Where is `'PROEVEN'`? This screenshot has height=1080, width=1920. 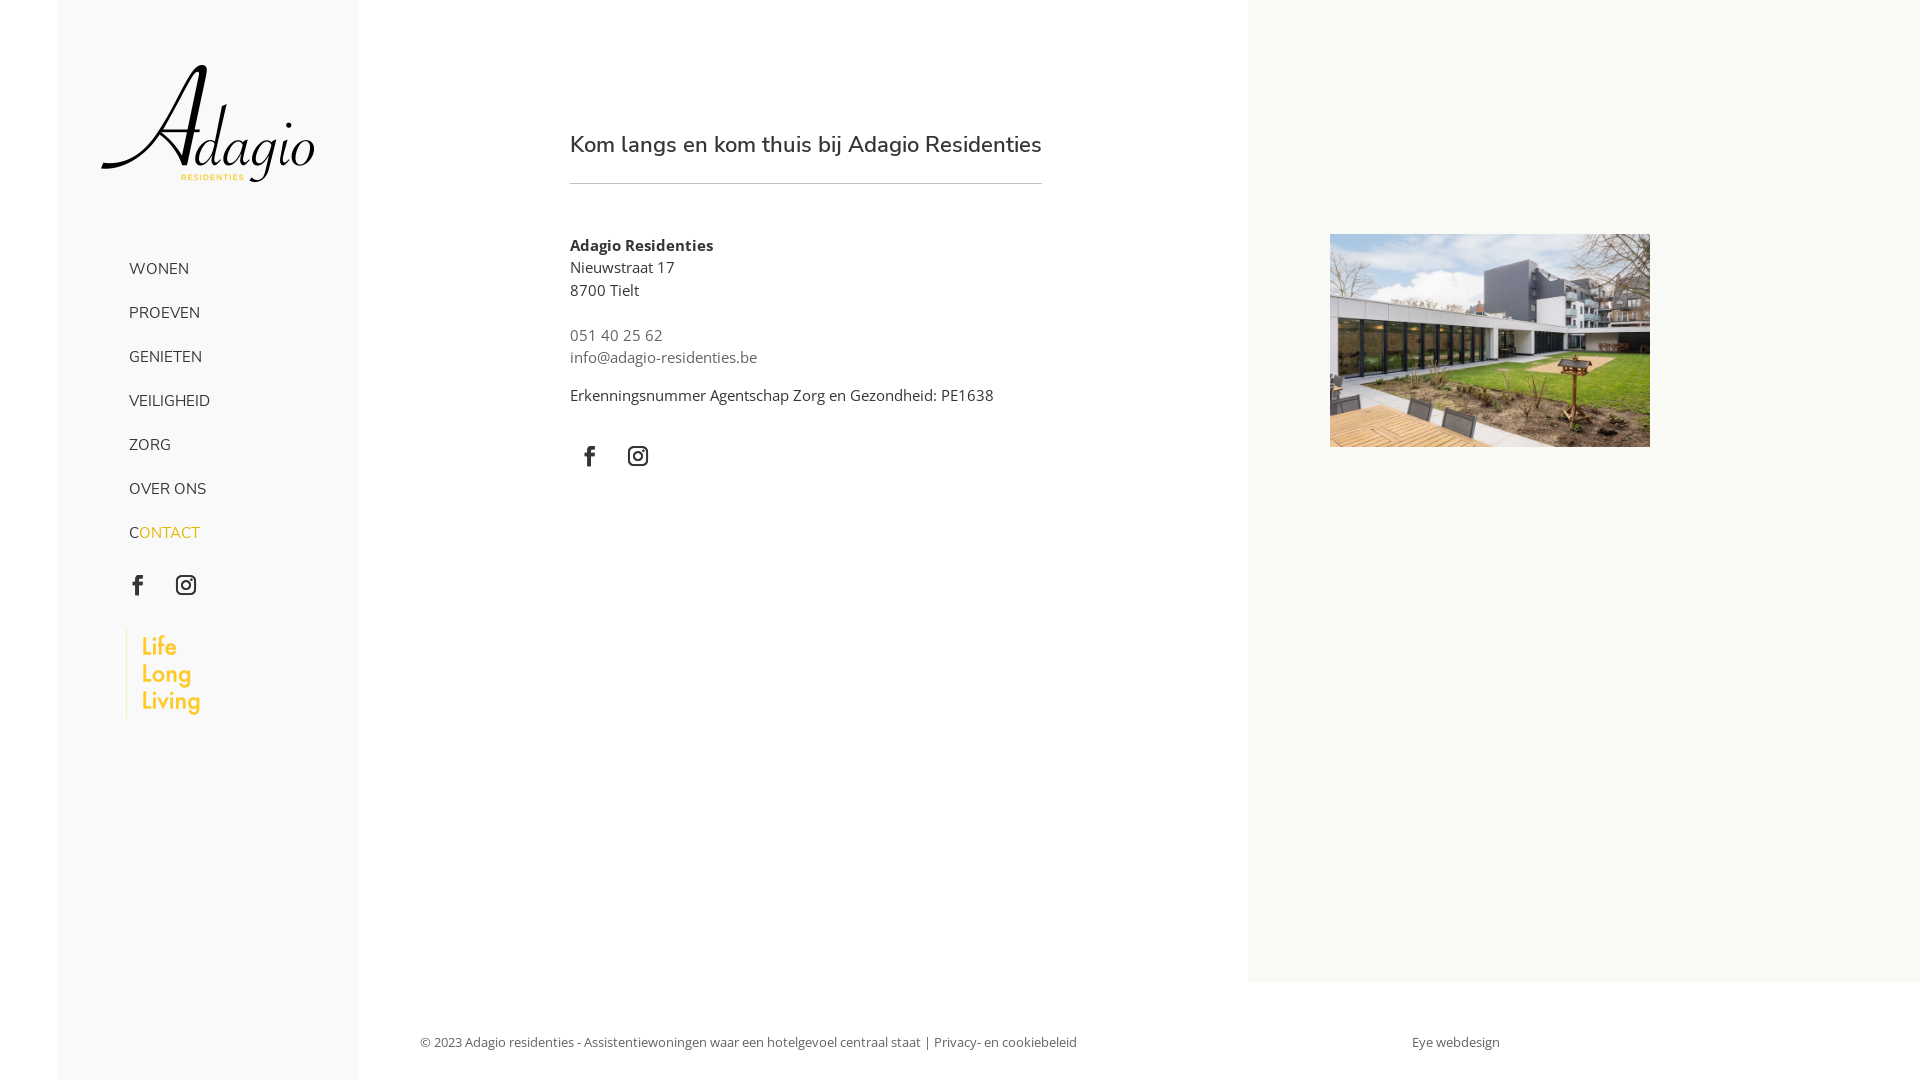
'PROEVEN' is located at coordinates (207, 312).